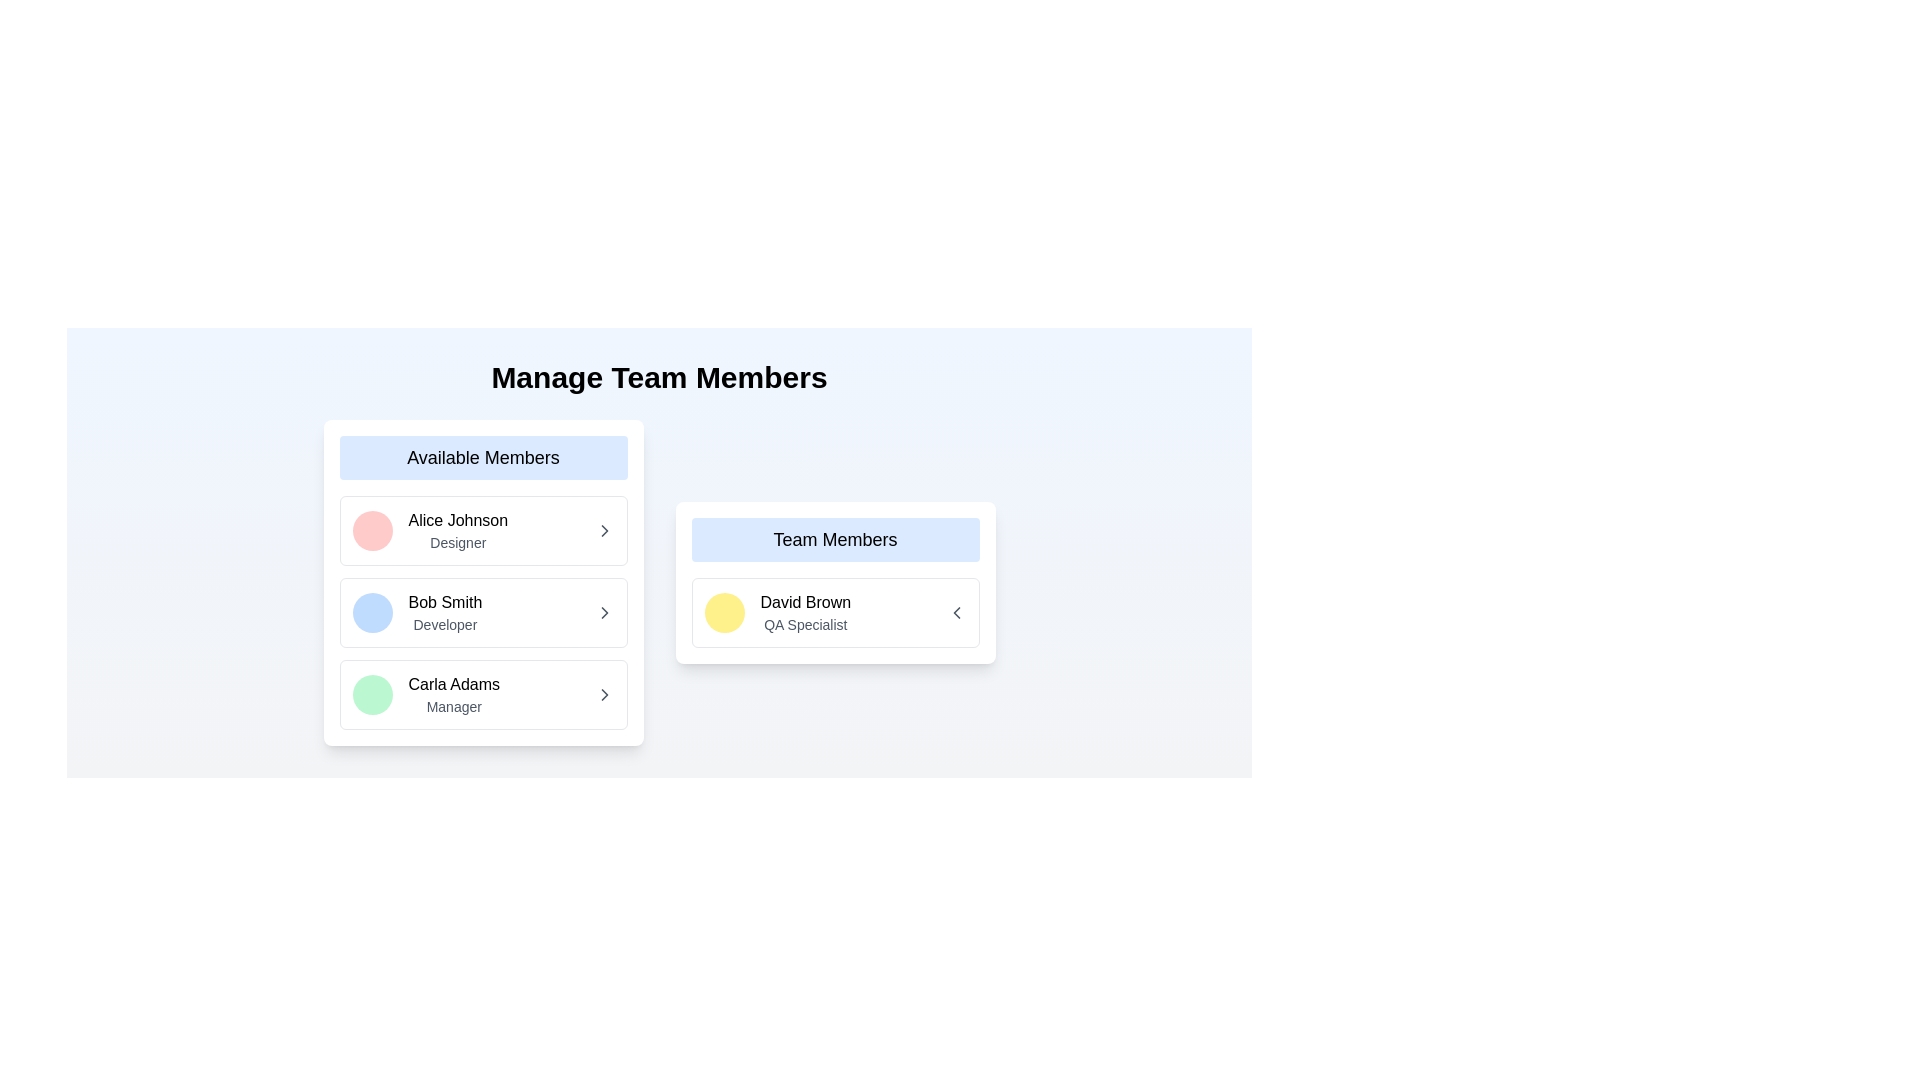 The width and height of the screenshot is (1920, 1080). What do you see at coordinates (955, 612) in the screenshot?
I see `the left-facing chevron-shaped button used for navigation or item removal, located next to 'QA Specialist' under 'David Brown'` at bounding box center [955, 612].